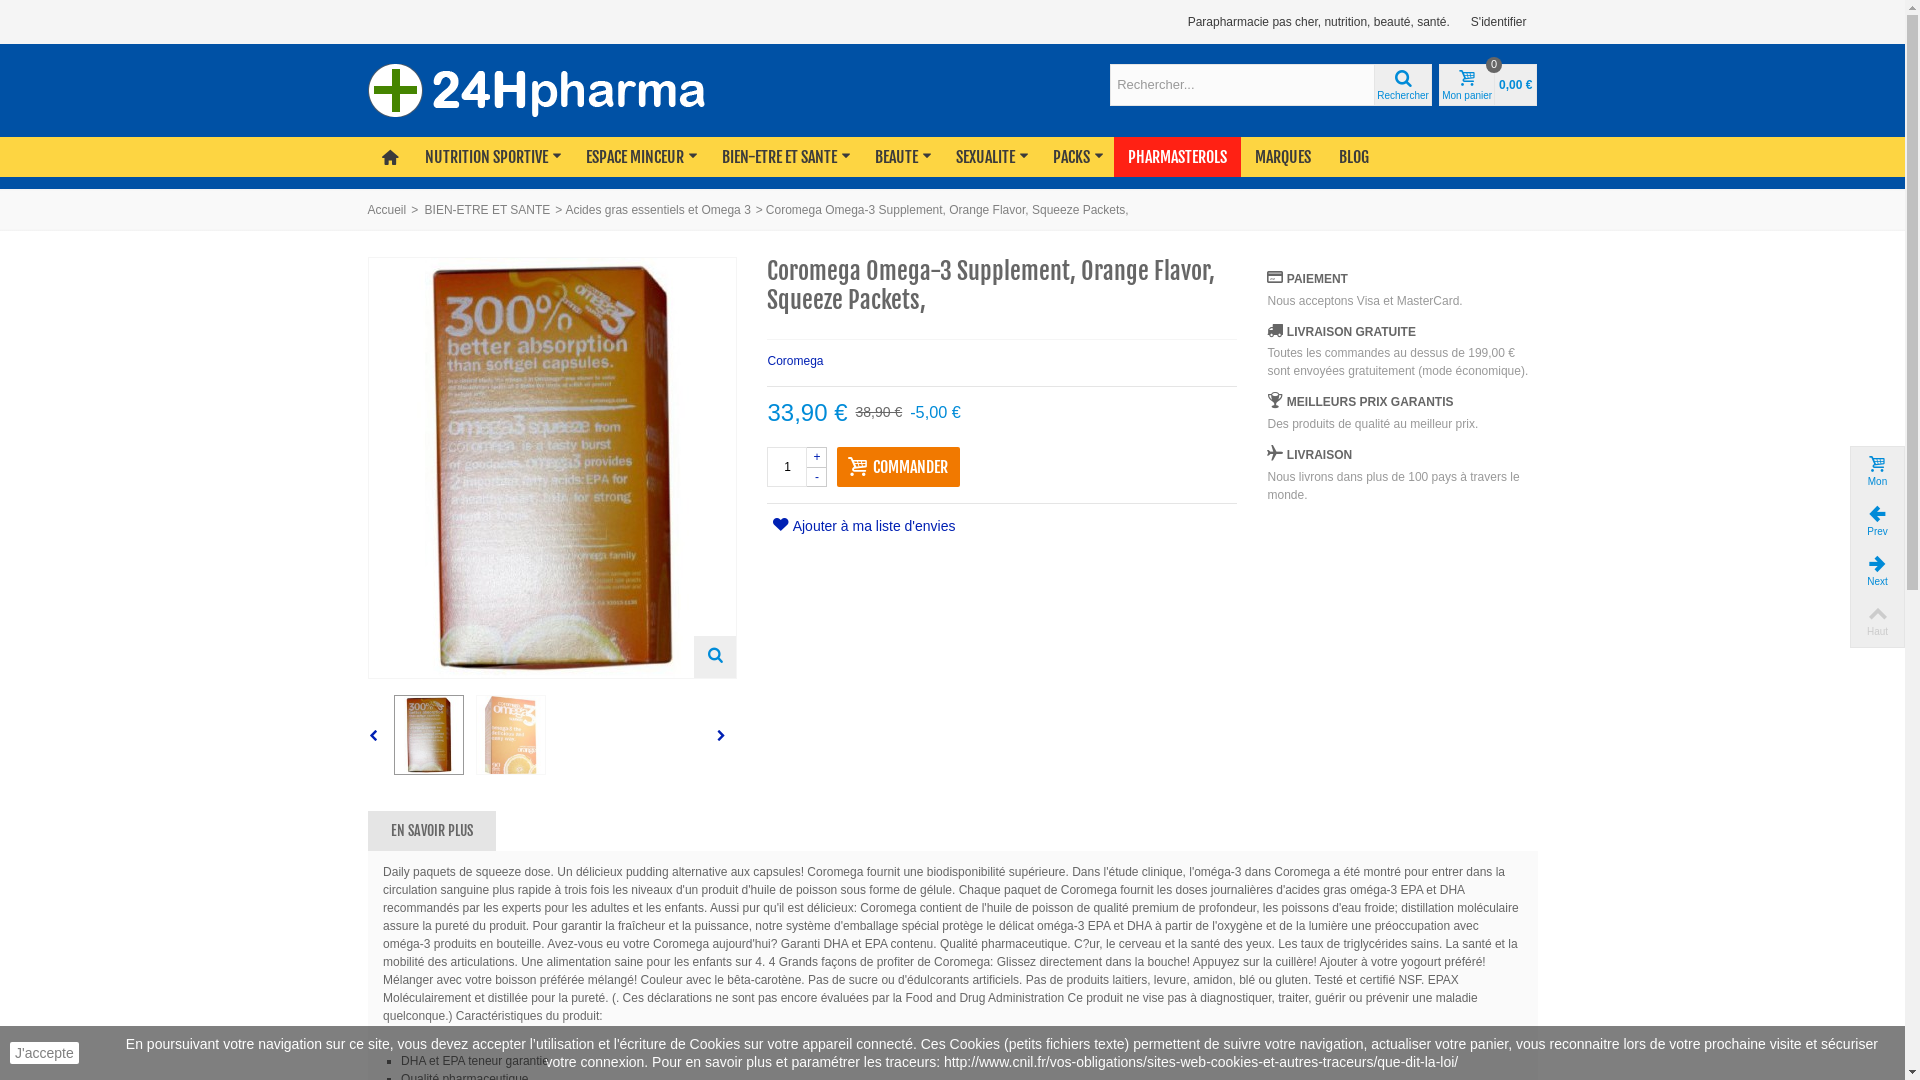  I want to click on 'SEXUALITE', so click(990, 156).